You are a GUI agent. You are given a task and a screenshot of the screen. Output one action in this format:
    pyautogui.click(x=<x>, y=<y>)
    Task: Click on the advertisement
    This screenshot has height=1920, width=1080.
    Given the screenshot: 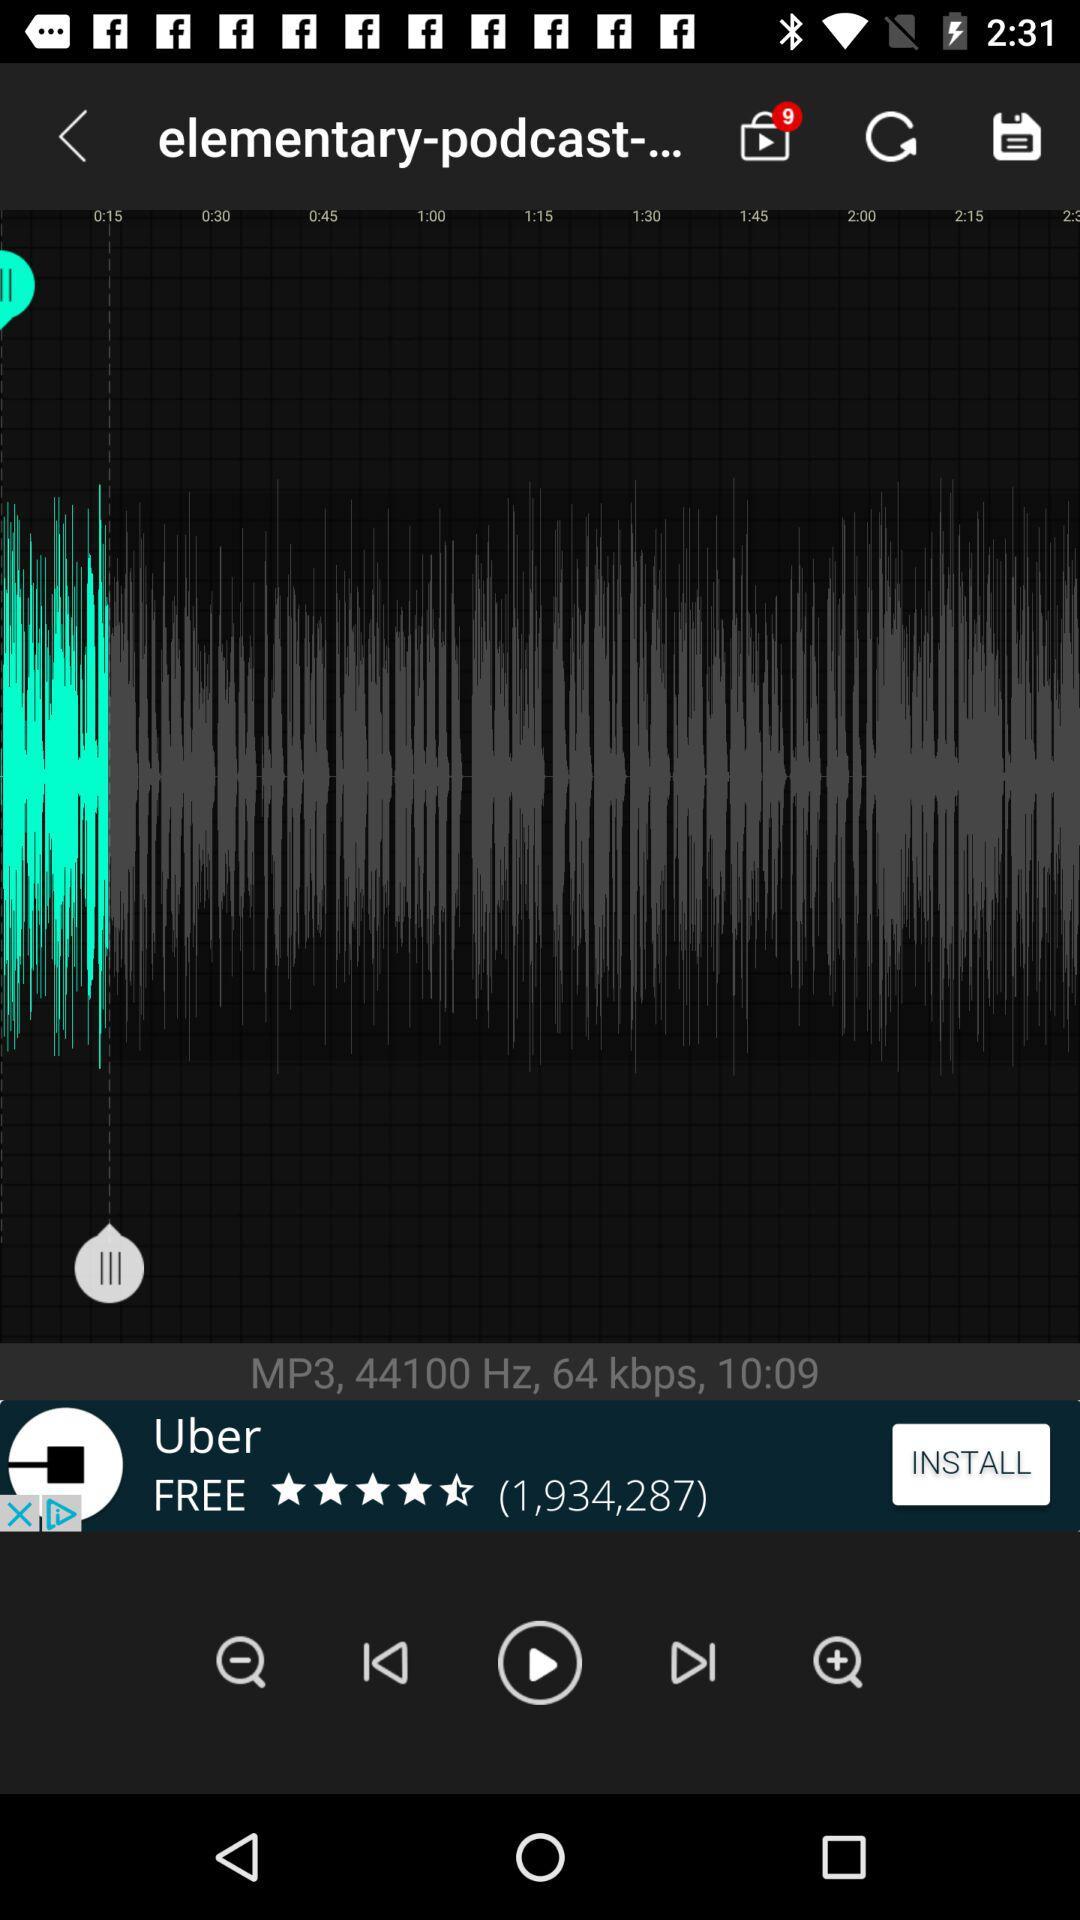 What is the action you would take?
    pyautogui.click(x=540, y=1465)
    